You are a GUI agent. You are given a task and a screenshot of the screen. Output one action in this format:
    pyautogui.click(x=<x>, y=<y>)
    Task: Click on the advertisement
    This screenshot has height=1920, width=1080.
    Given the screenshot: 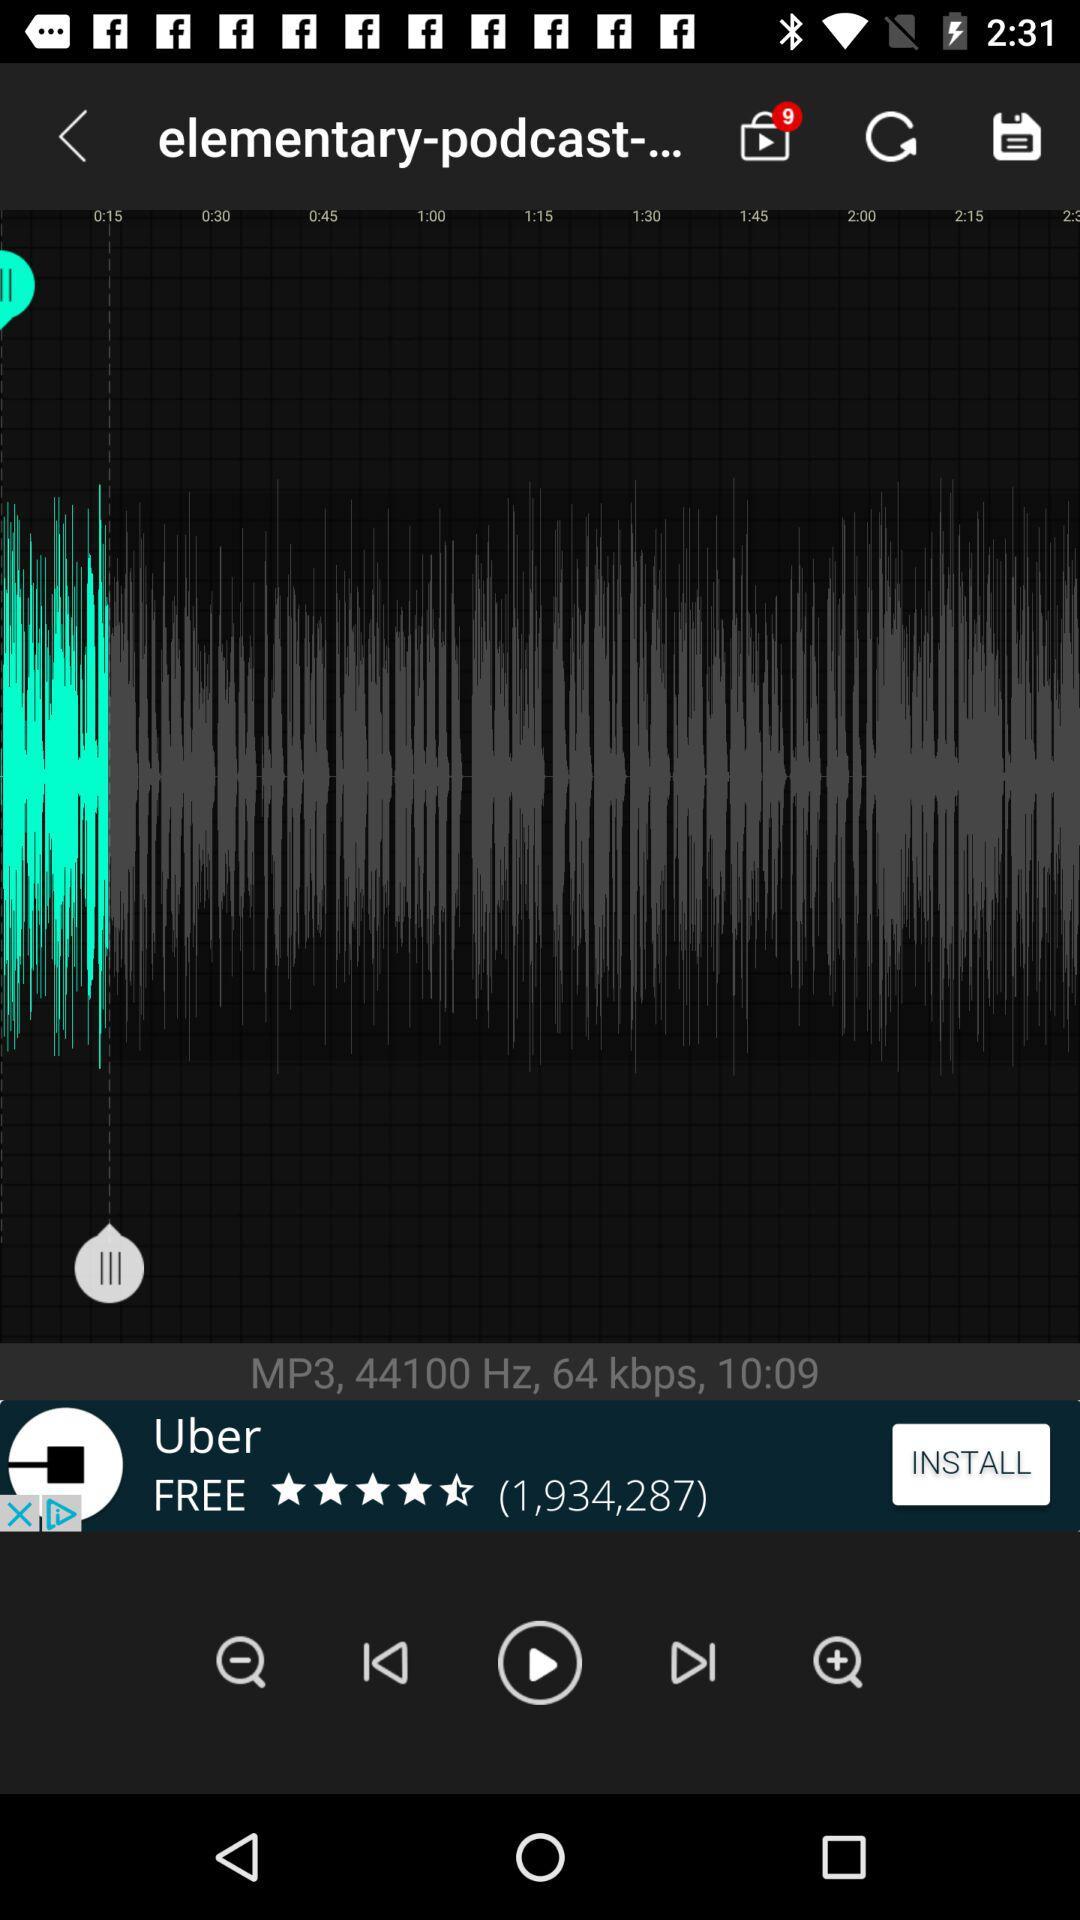 What is the action you would take?
    pyautogui.click(x=540, y=1465)
    